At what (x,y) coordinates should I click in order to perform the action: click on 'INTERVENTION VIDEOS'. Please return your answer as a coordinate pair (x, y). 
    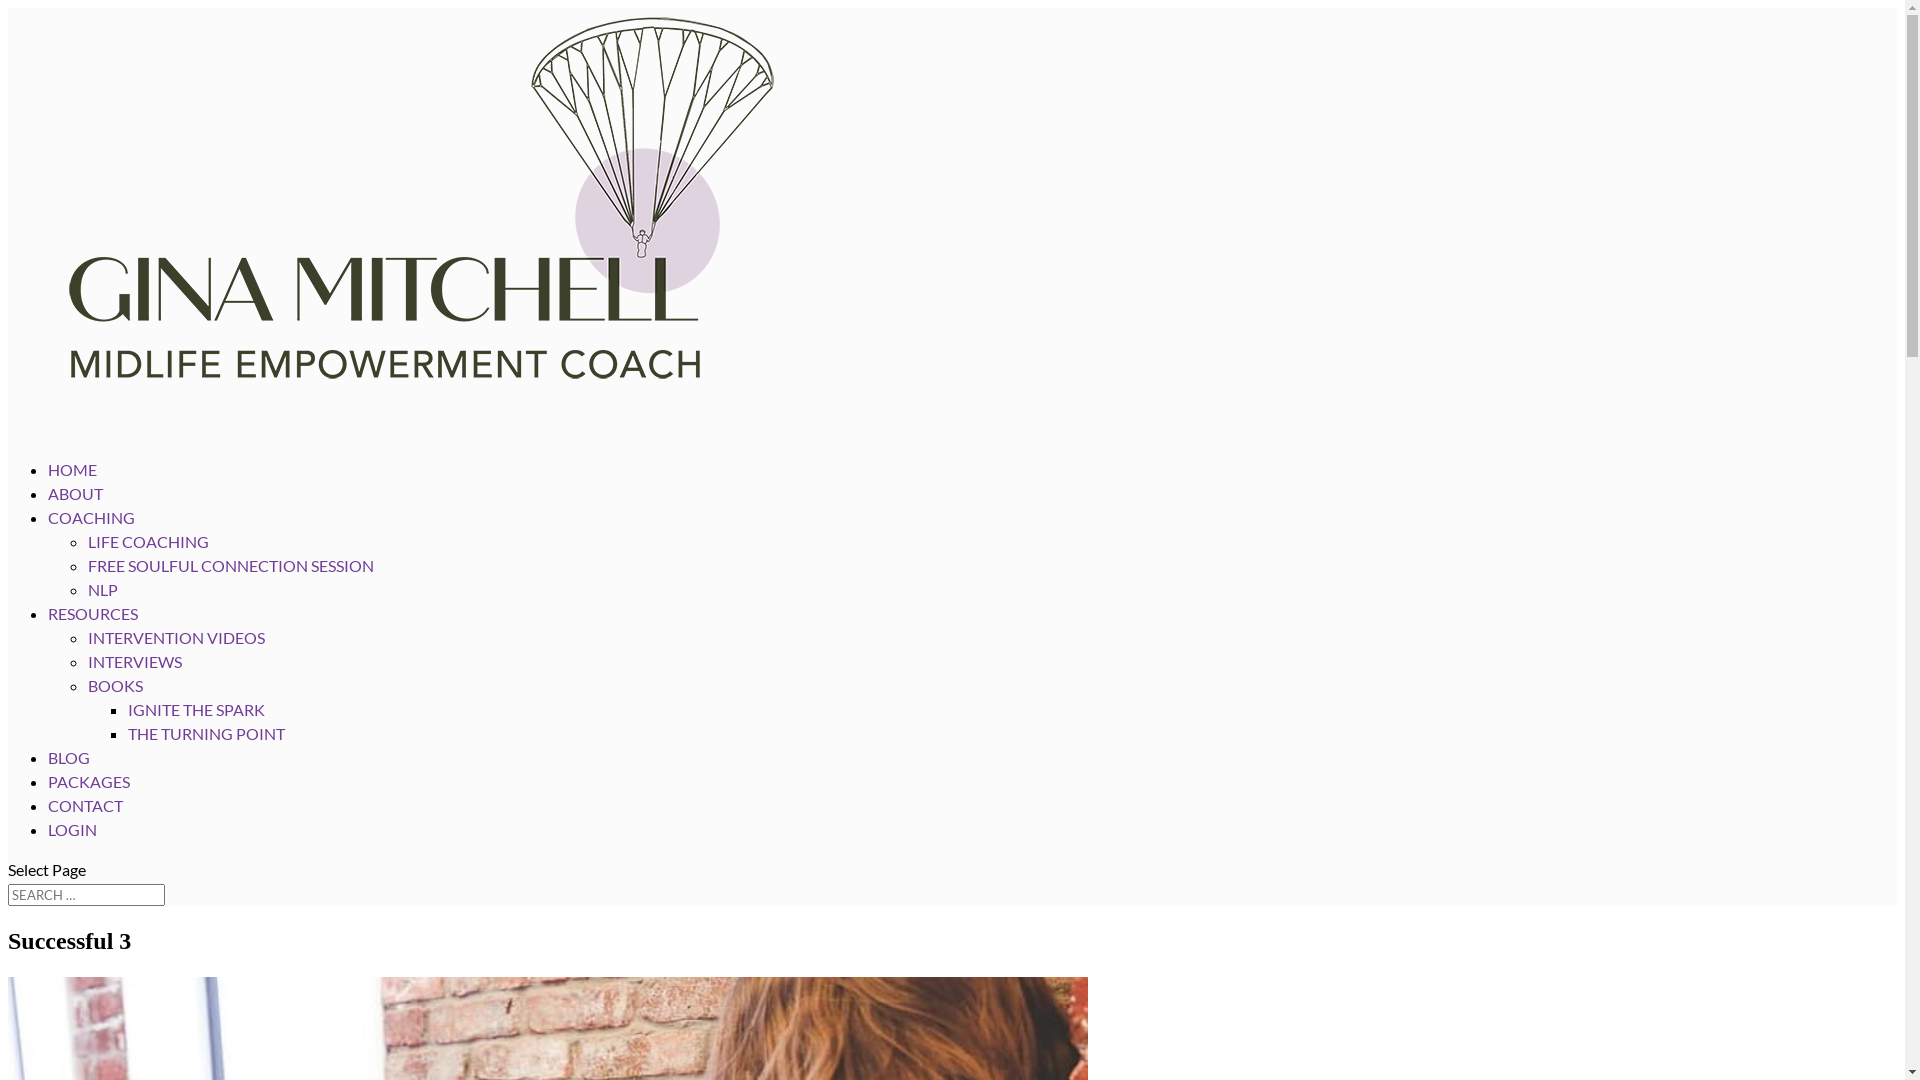
    Looking at the image, I should click on (176, 637).